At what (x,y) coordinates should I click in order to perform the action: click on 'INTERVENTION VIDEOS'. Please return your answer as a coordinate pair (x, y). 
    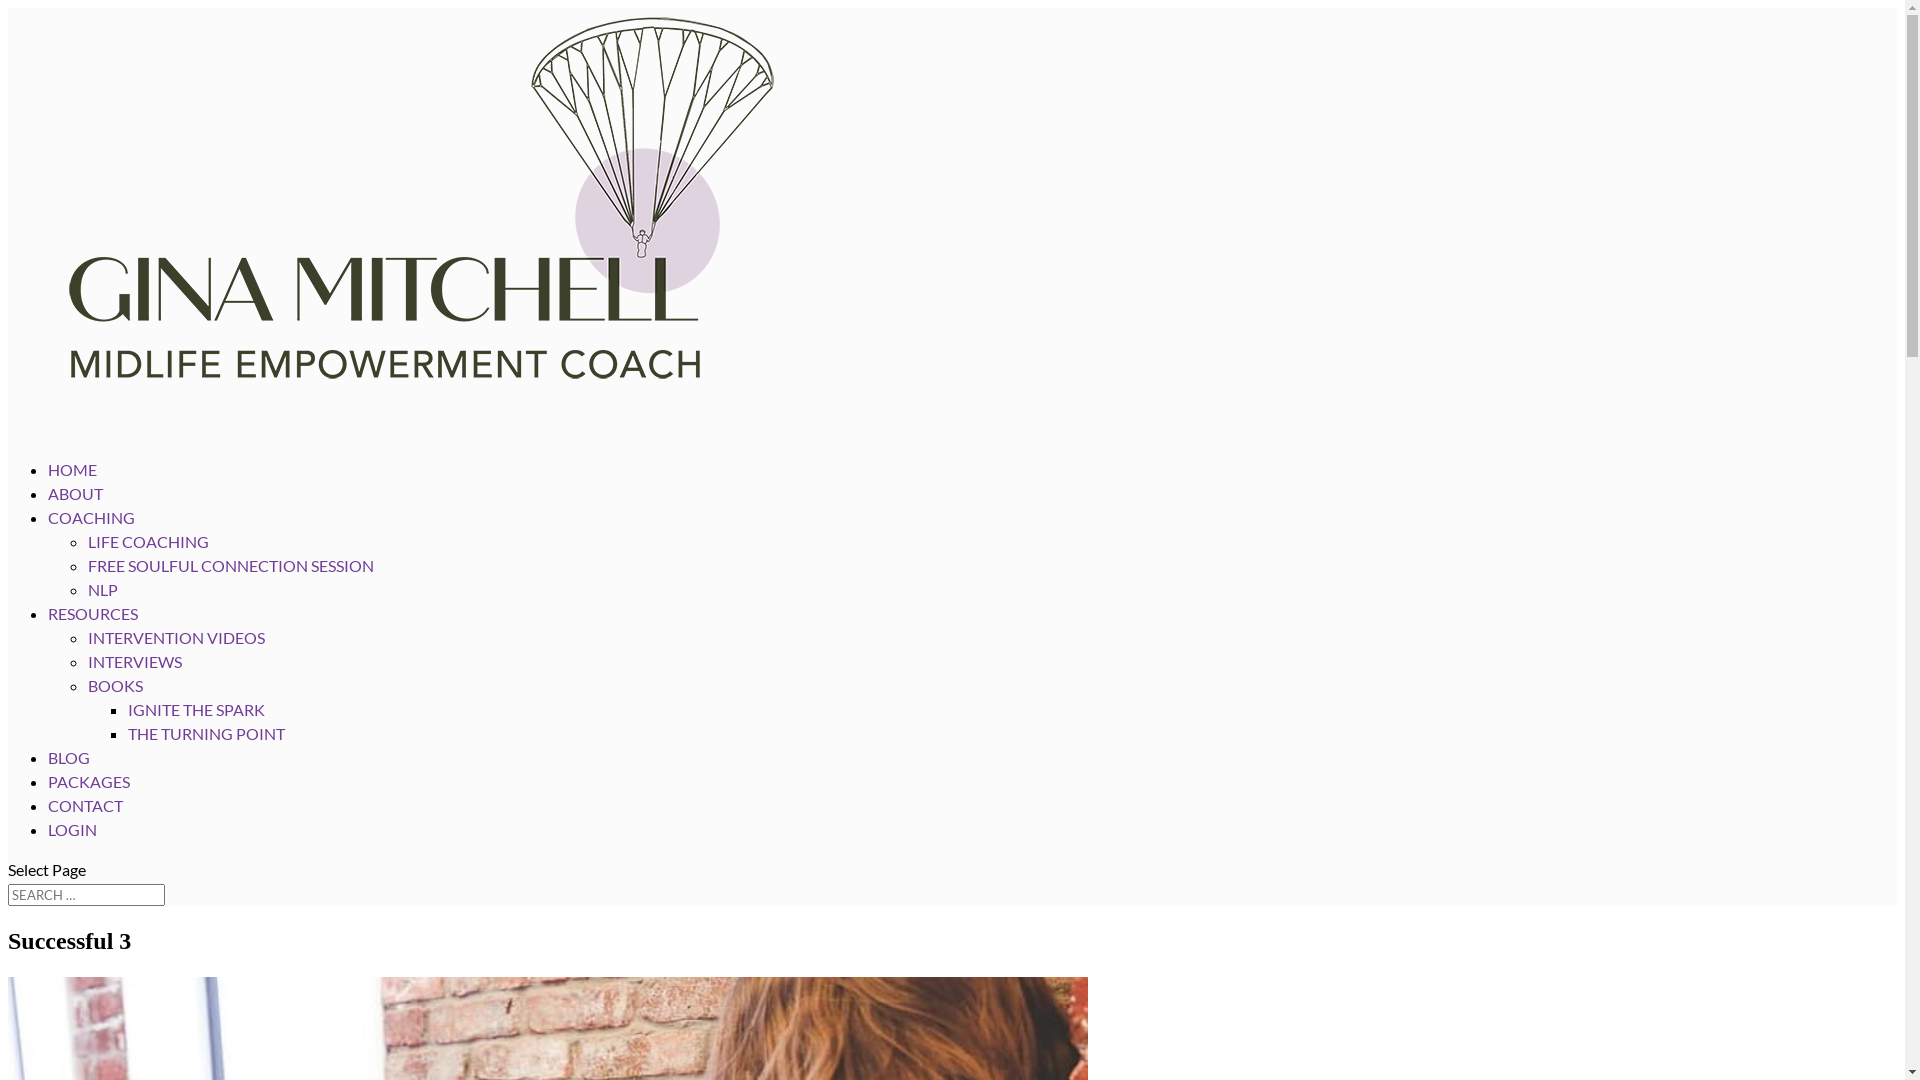
    Looking at the image, I should click on (176, 637).